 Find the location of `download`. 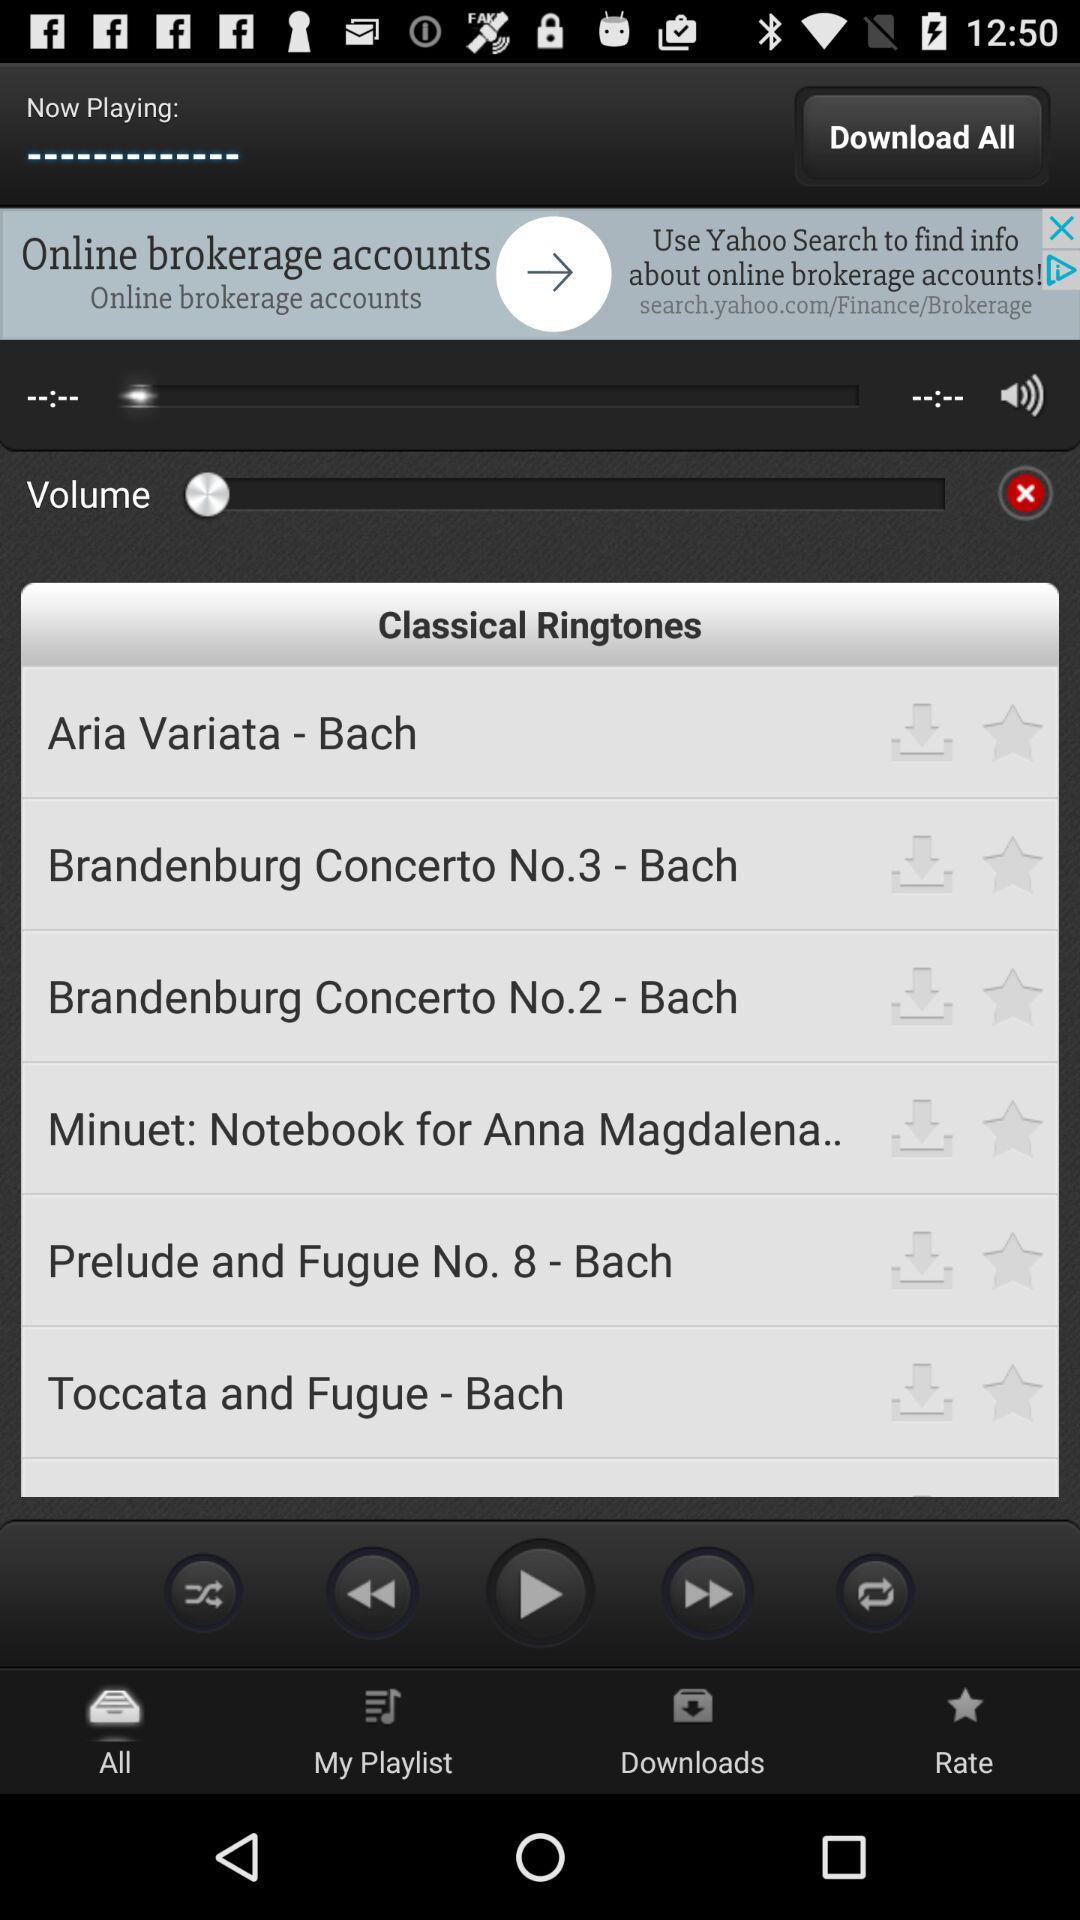

download is located at coordinates (922, 1390).